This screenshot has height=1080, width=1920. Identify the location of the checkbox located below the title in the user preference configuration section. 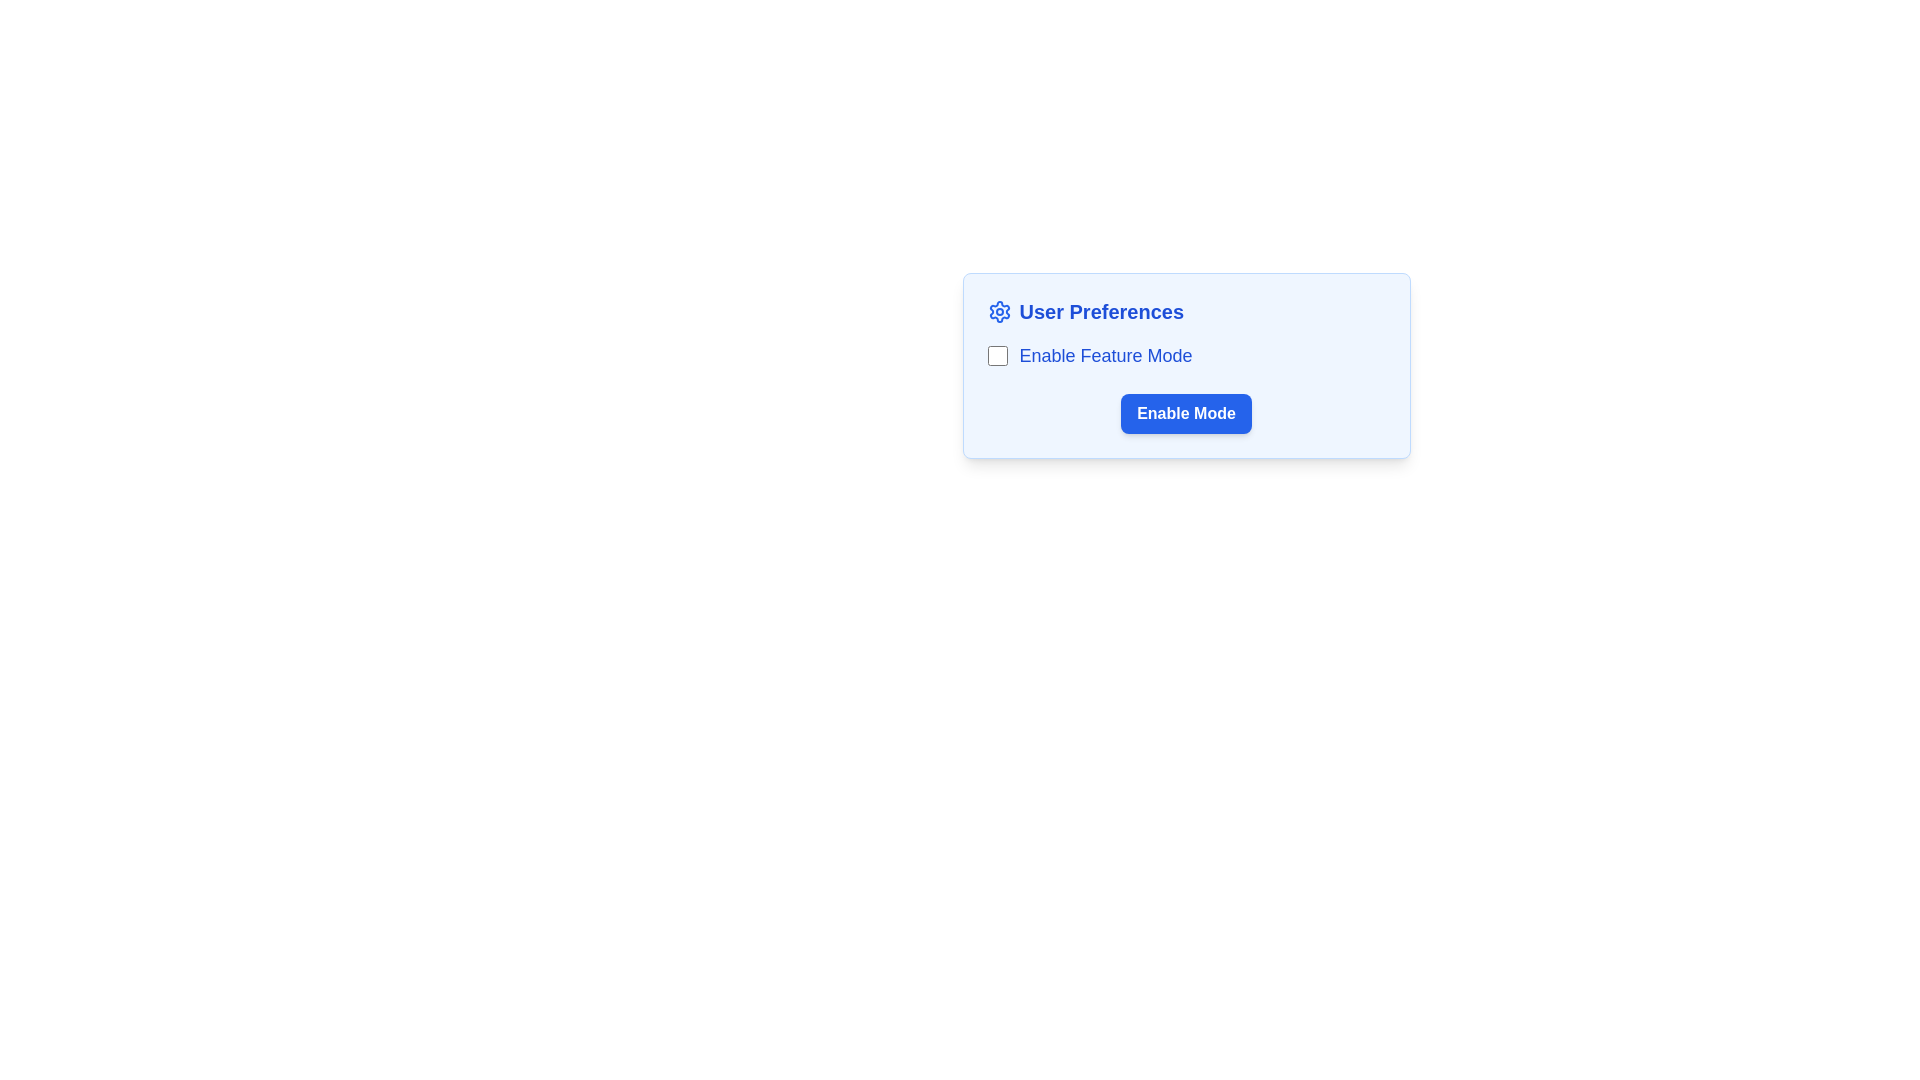
(1186, 366).